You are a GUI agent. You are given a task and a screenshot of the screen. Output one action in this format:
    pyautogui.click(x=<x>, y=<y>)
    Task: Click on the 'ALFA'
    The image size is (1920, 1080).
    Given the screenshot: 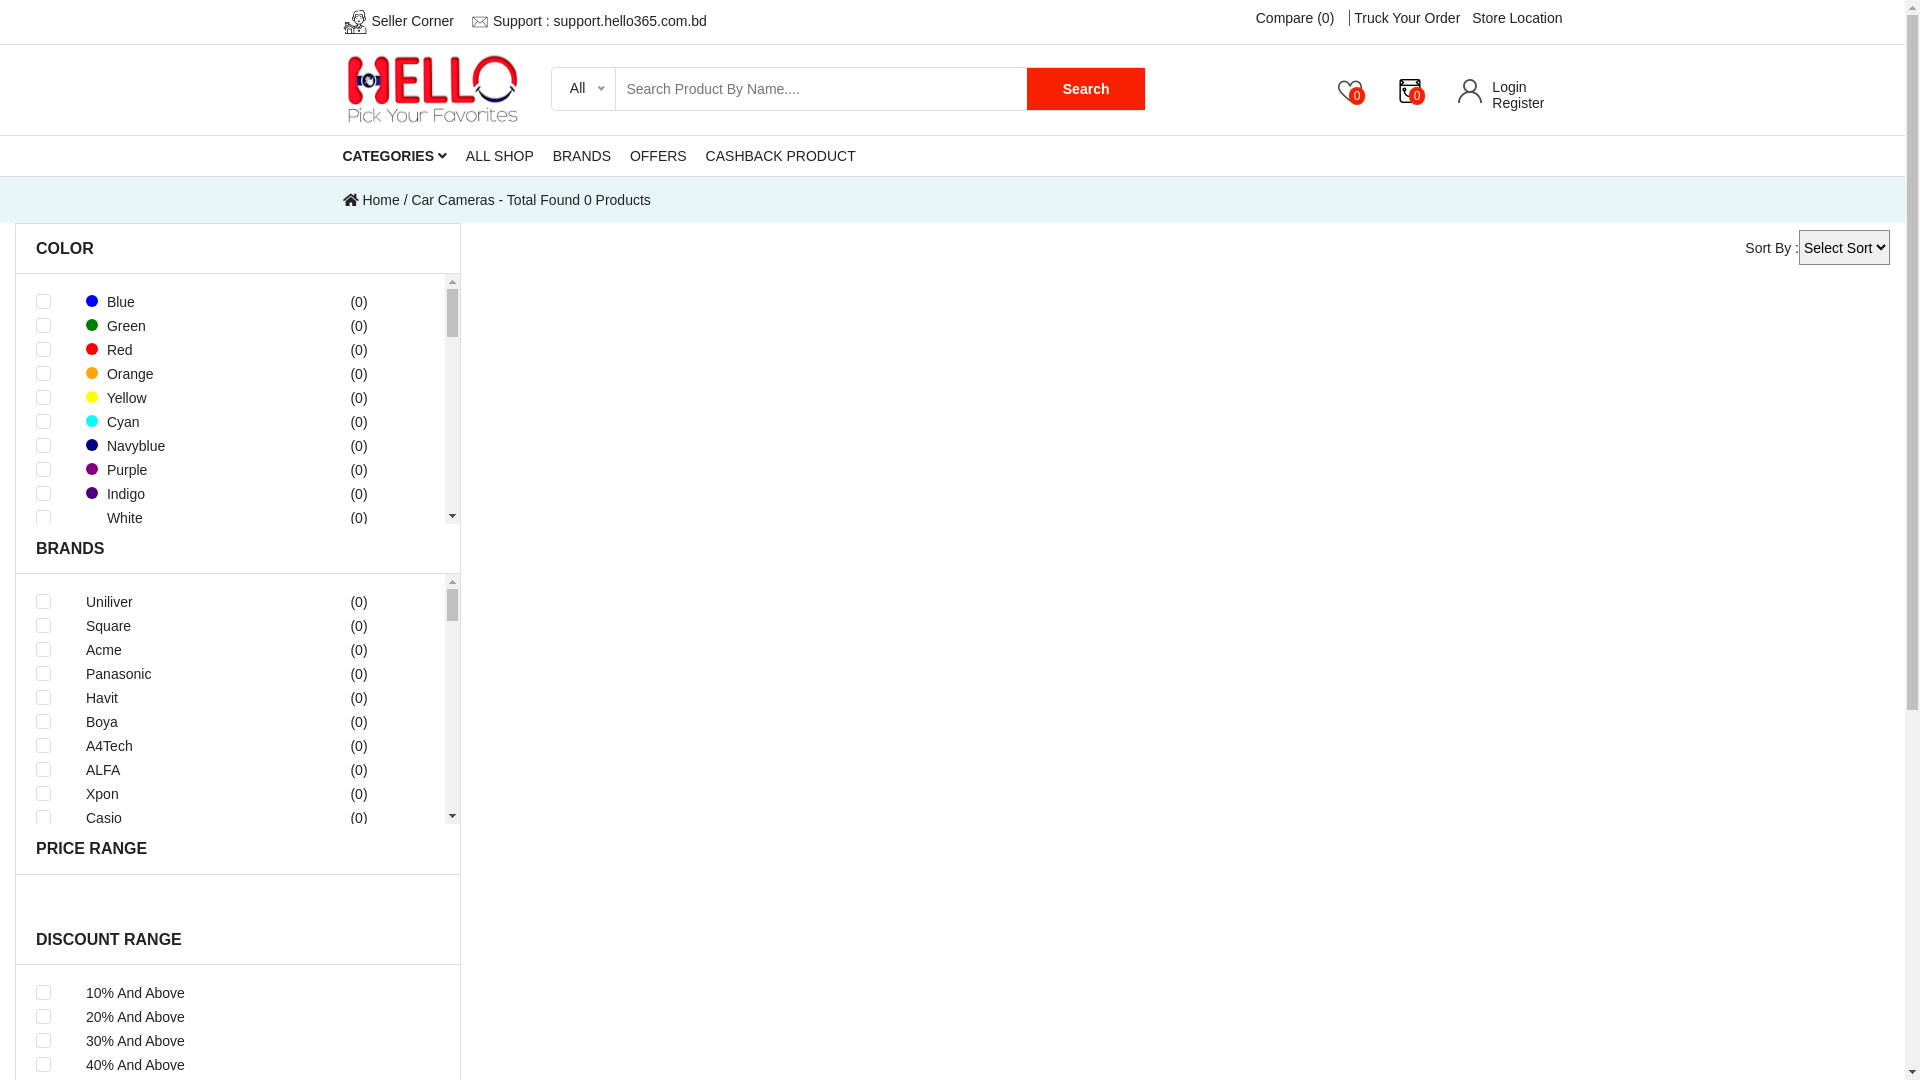 What is the action you would take?
    pyautogui.click(x=187, y=769)
    